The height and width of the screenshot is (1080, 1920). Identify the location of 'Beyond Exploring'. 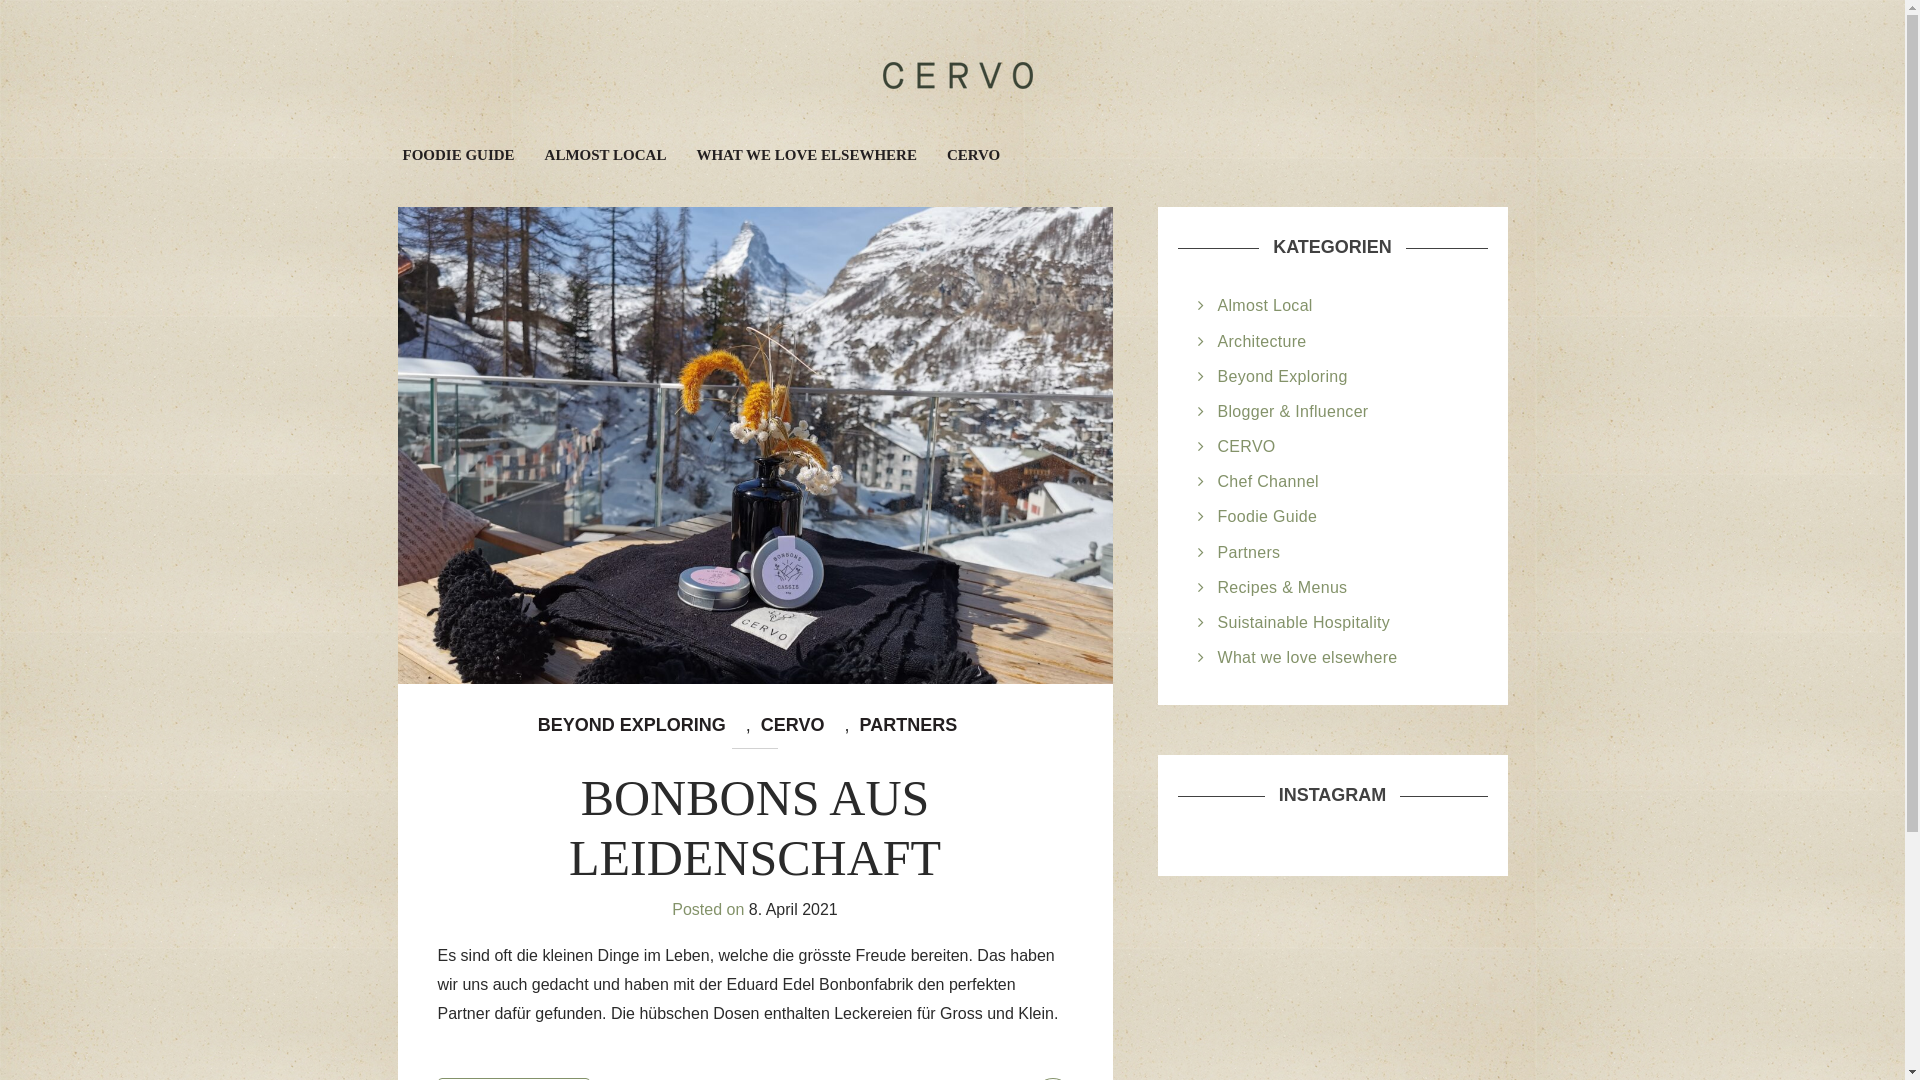
(1282, 376).